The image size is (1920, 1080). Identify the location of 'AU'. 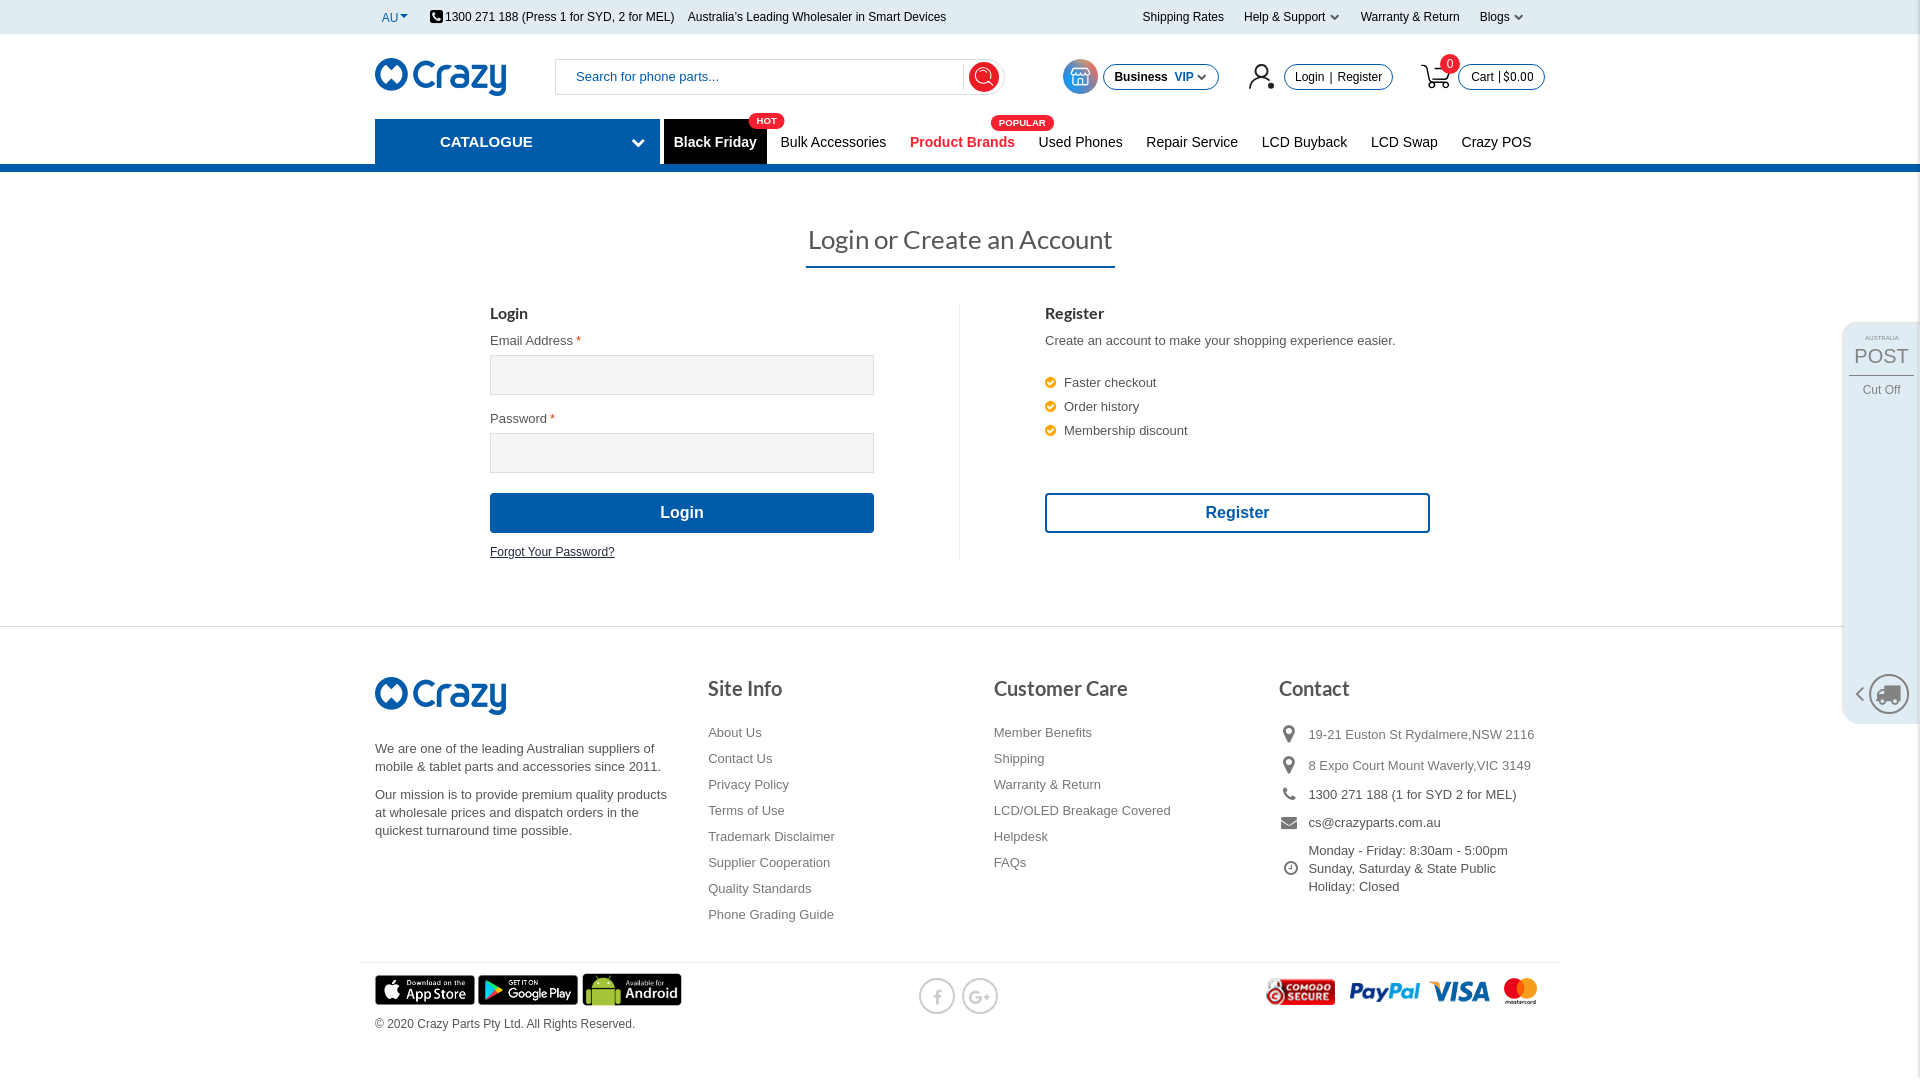
(382, 16).